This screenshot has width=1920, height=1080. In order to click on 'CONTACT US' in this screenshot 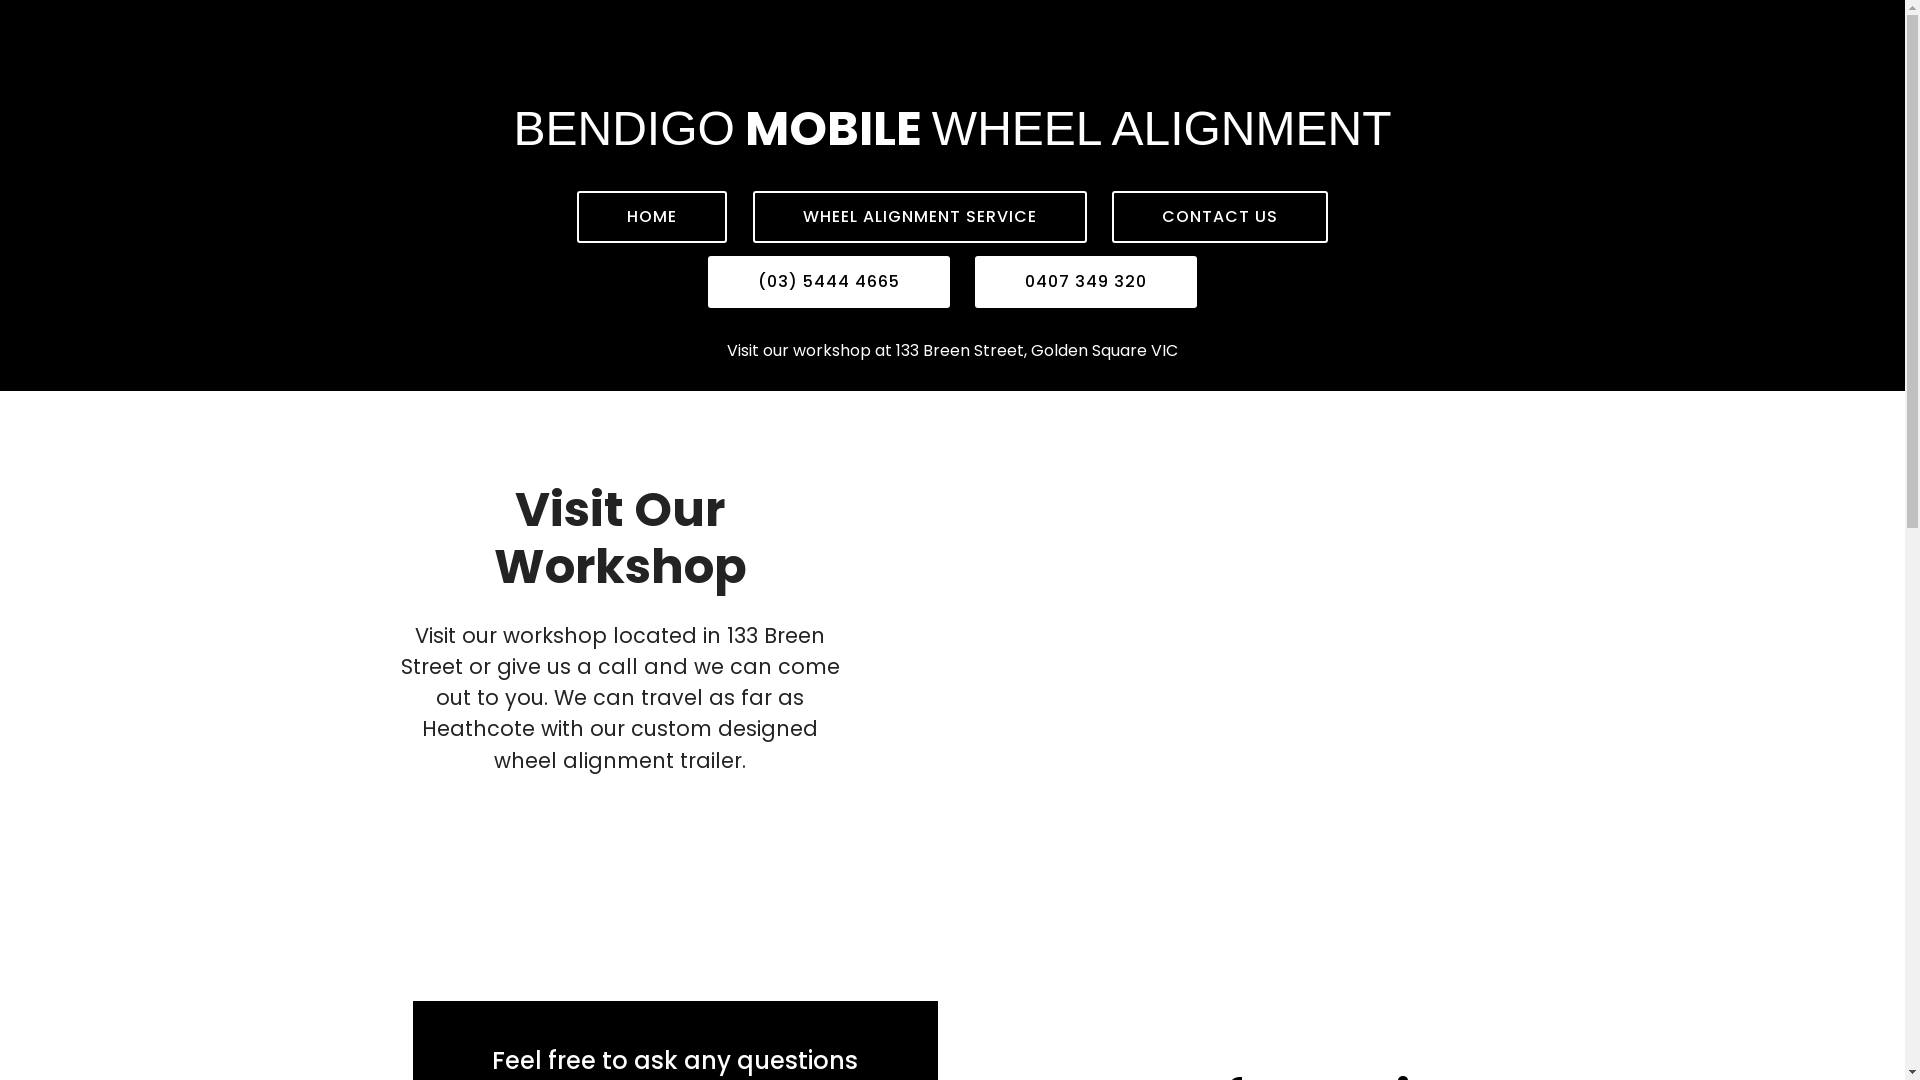, I will do `click(1218, 216)`.